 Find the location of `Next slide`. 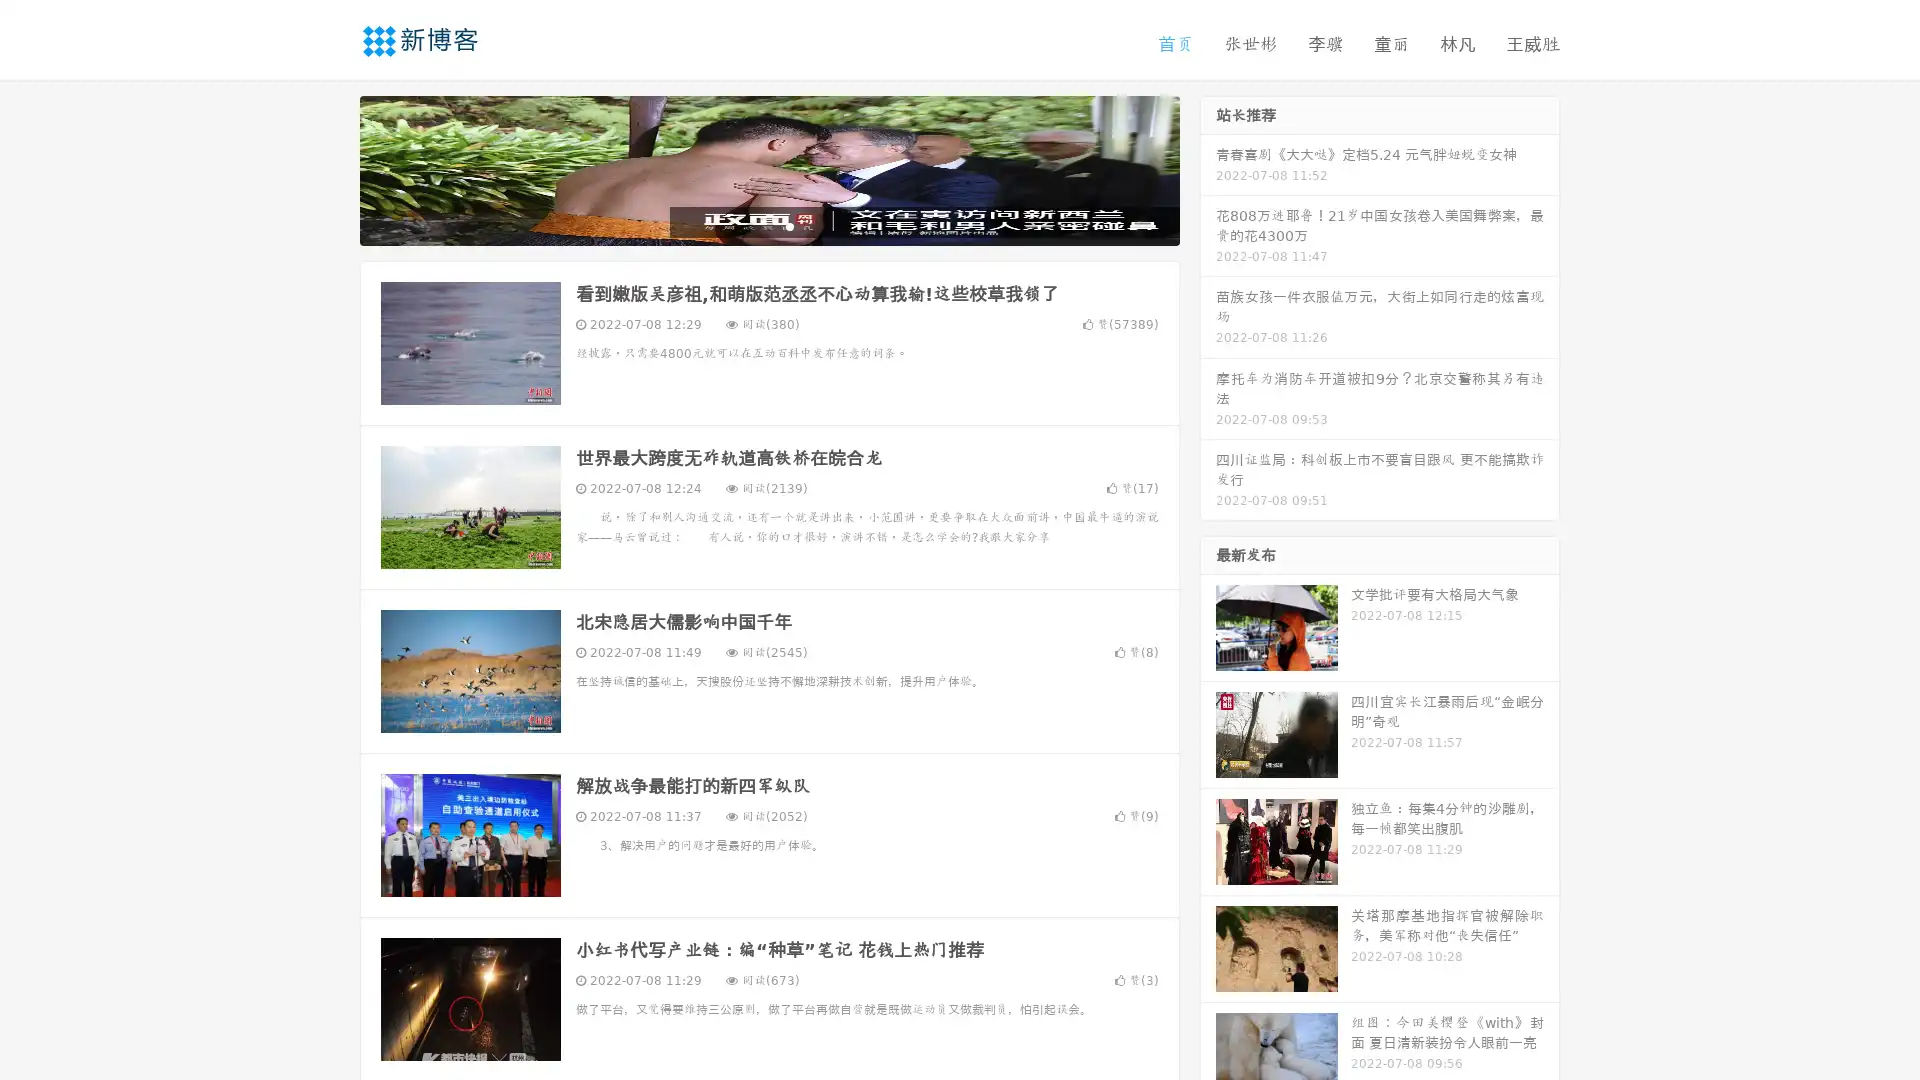

Next slide is located at coordinates (1208, 168).